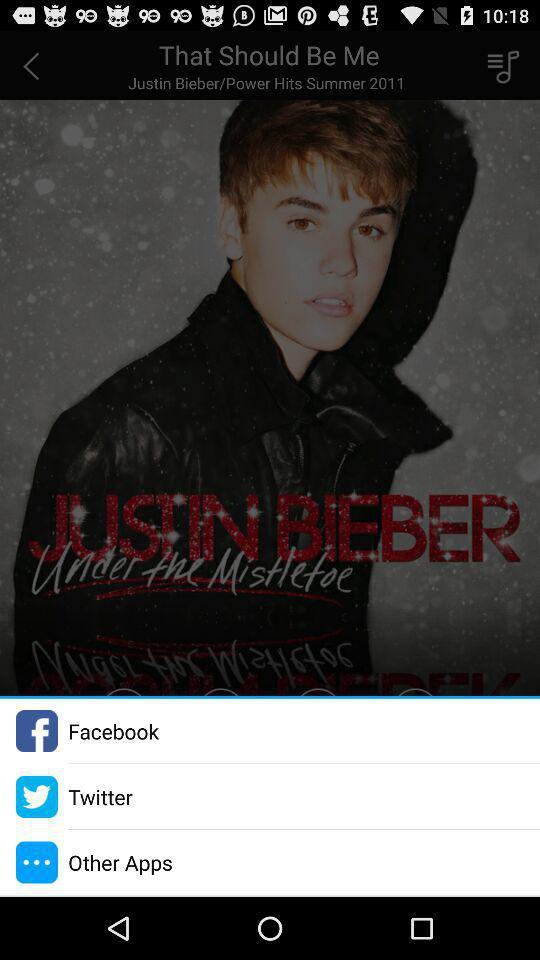 The width and height of the screenshot is (540, 960). Describe the element at coordinates (120, 861) in the screenshot. I see `the other apps item` at that location.